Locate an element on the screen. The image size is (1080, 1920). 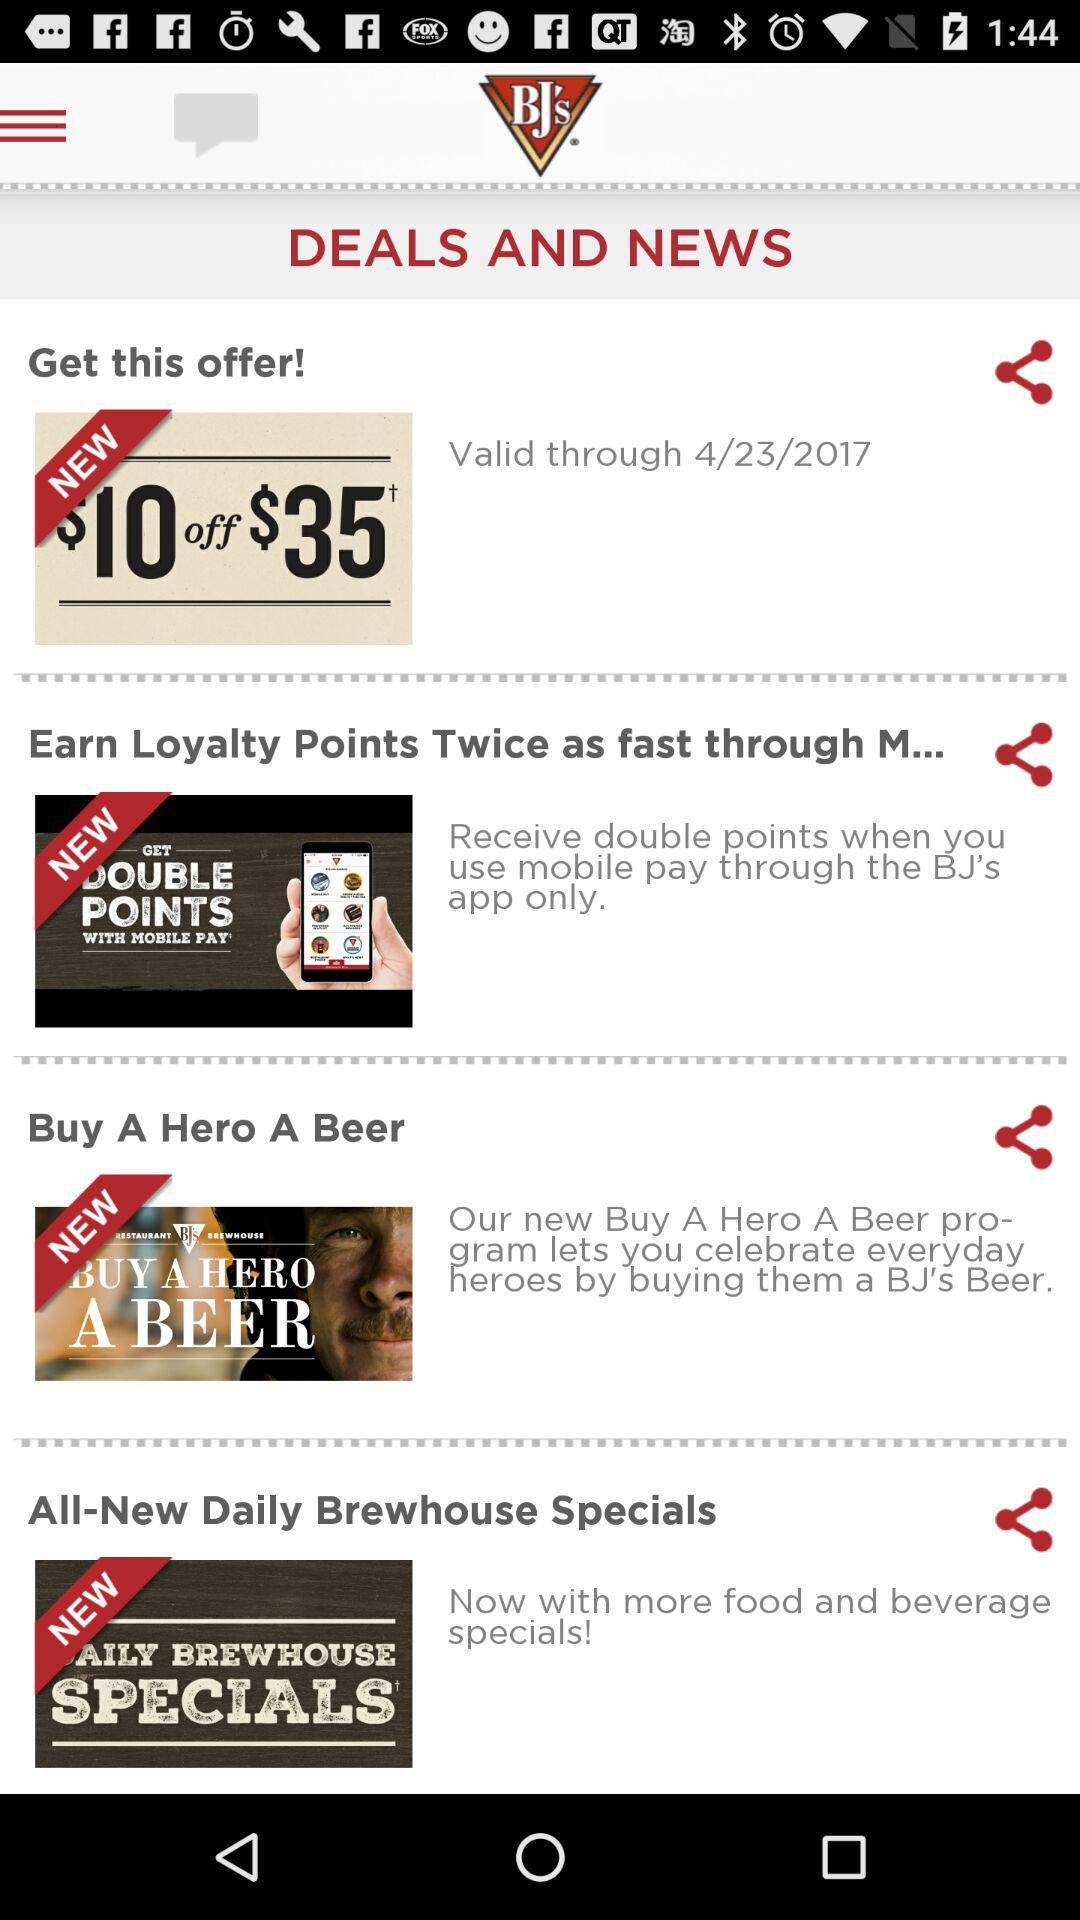
valid through 4 icon is located at coordinates (757, 451).